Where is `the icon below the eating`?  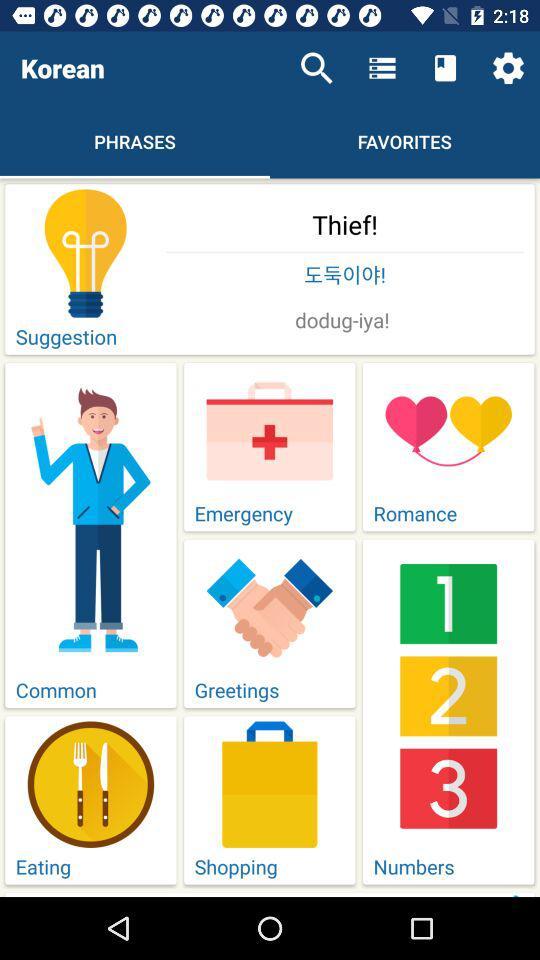 the icon below the eating is located at coordinates (344, 893).